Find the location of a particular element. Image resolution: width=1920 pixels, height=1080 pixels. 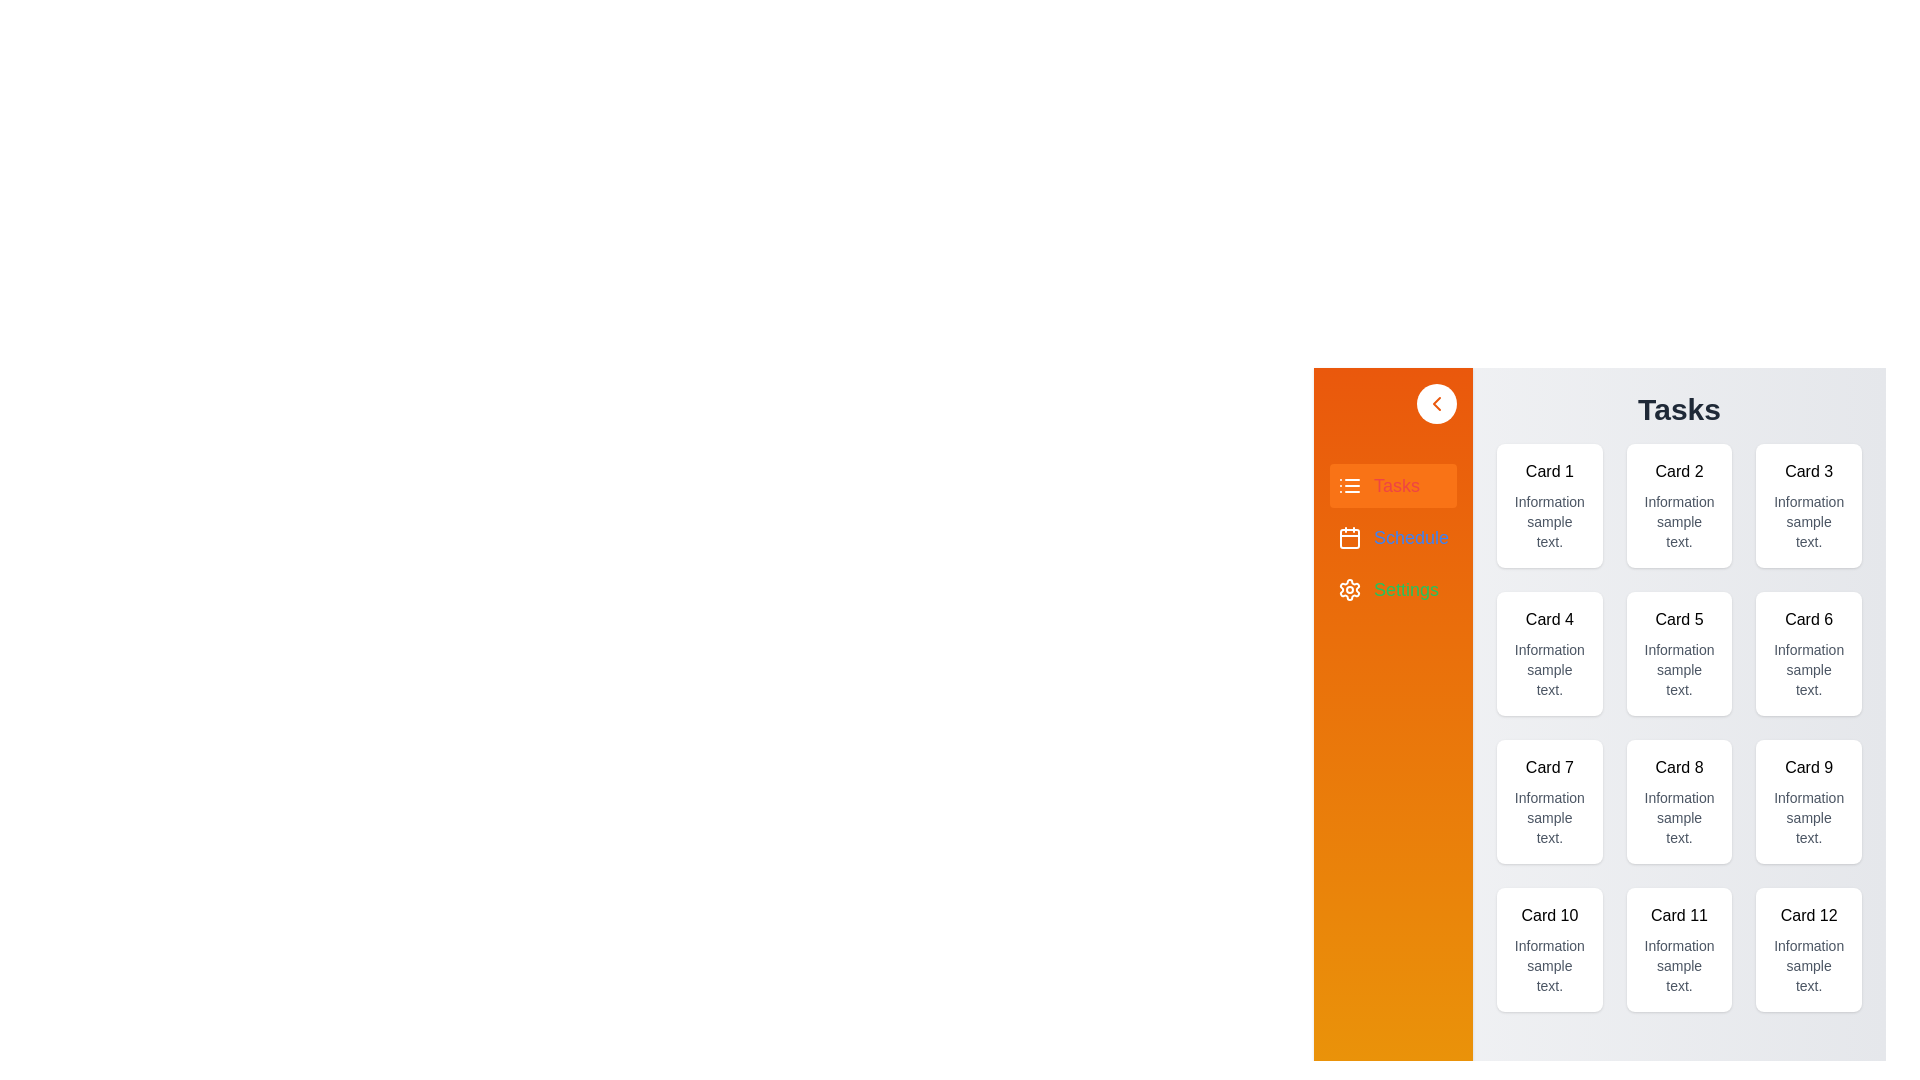

the Tasks section from the drawer is located at coordinates (1392, 486).